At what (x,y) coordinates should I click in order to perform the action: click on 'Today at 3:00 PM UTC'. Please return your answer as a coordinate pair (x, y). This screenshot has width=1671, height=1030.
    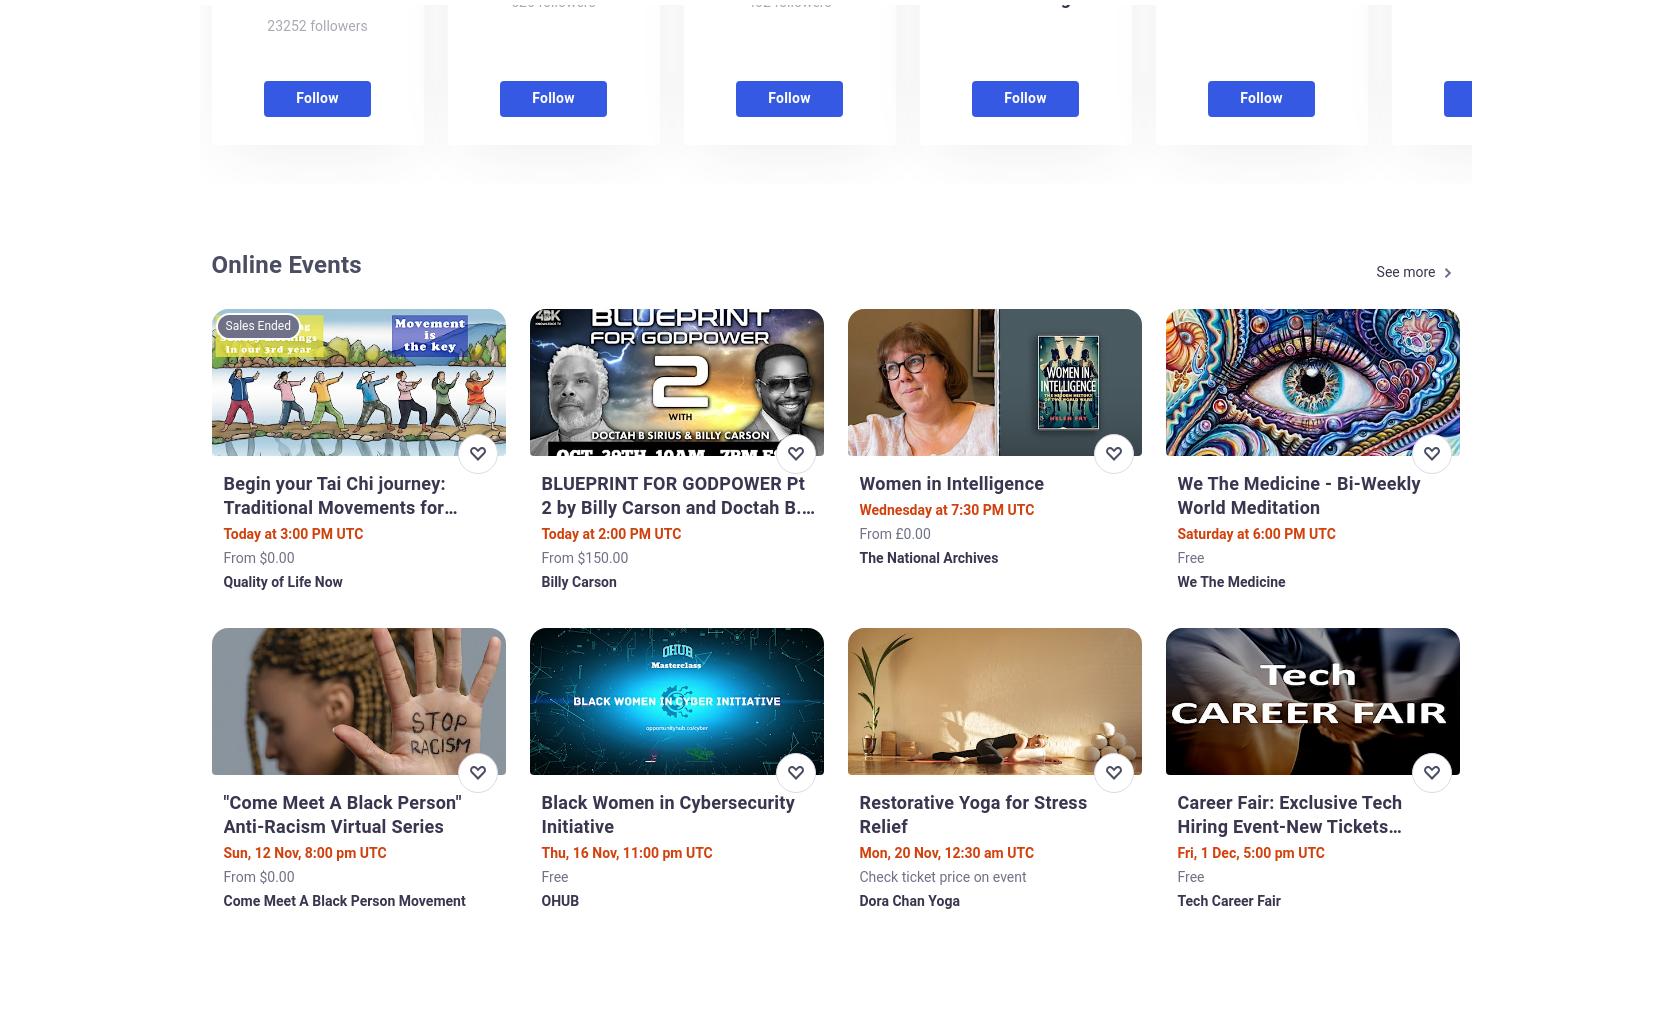
    Looking at the image, I should click on (291, 533).